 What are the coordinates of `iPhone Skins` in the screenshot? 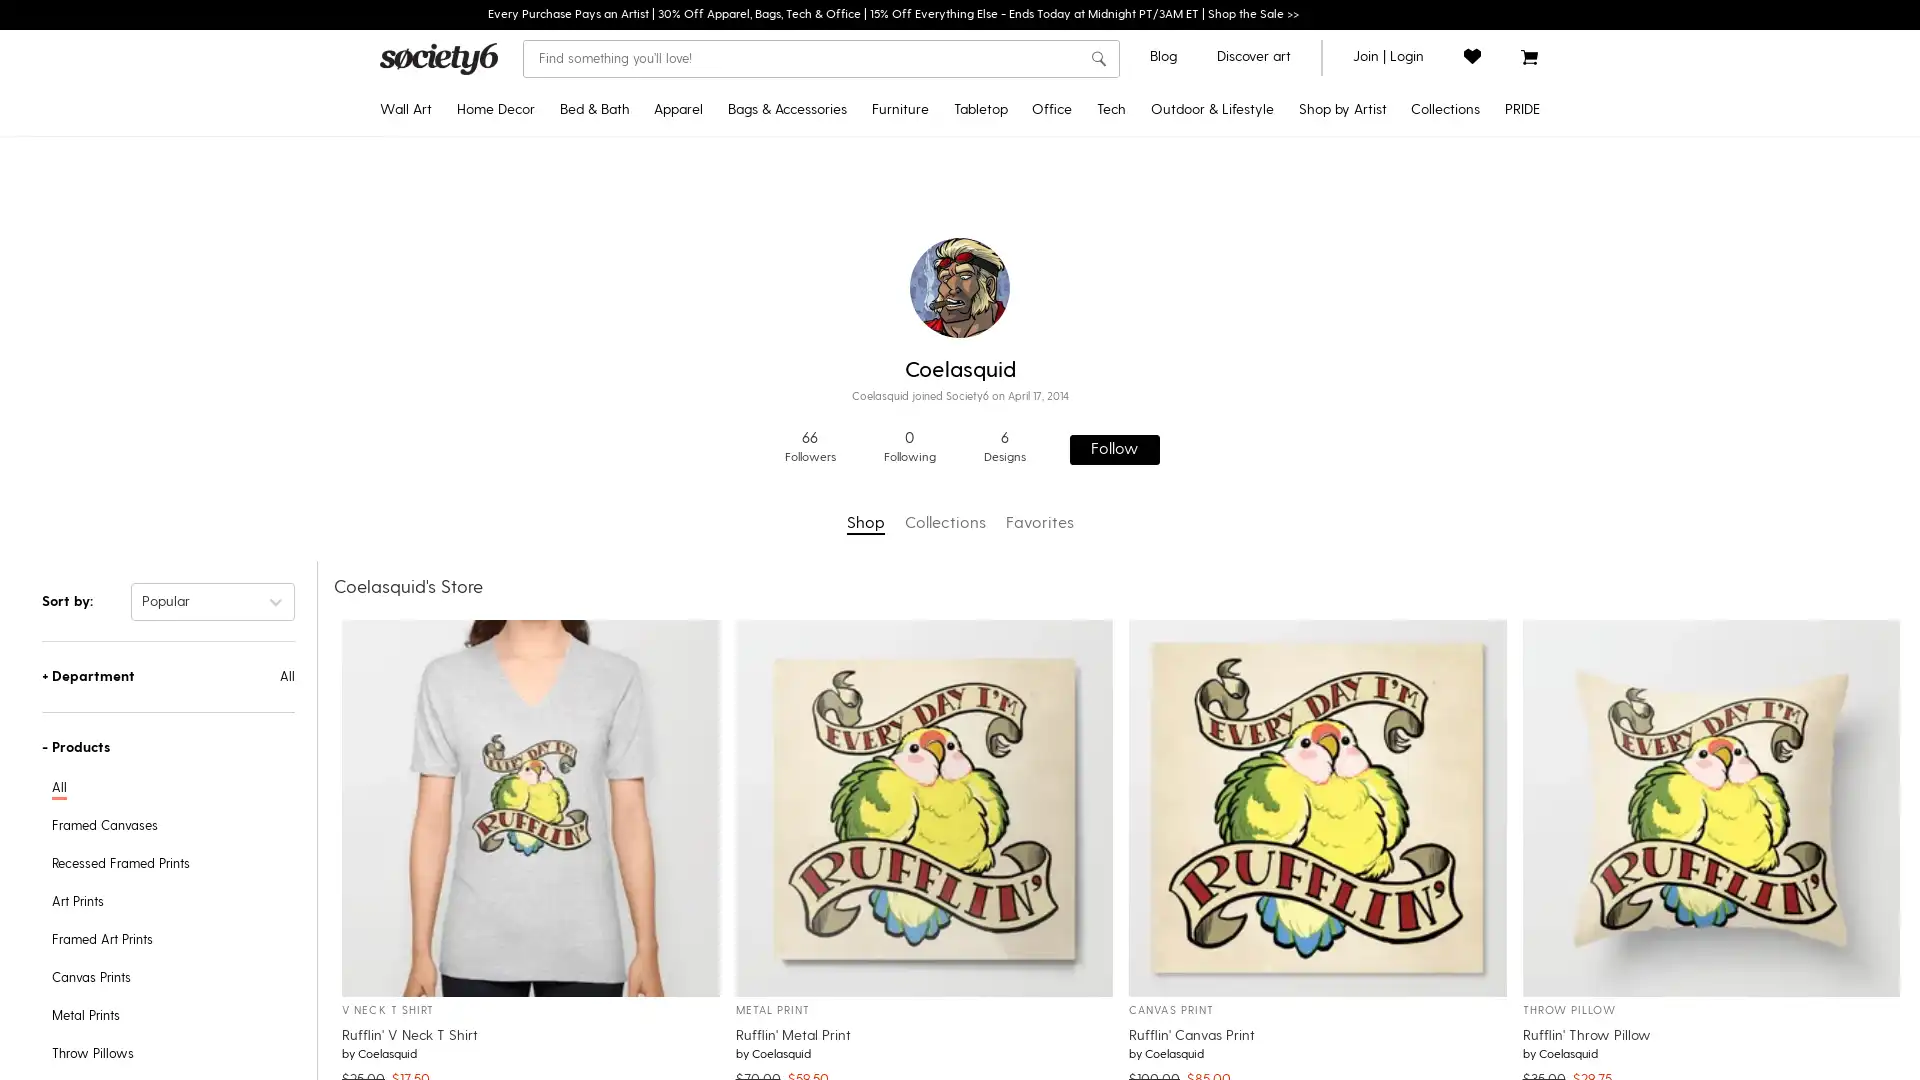 It's located at (1182, 514).